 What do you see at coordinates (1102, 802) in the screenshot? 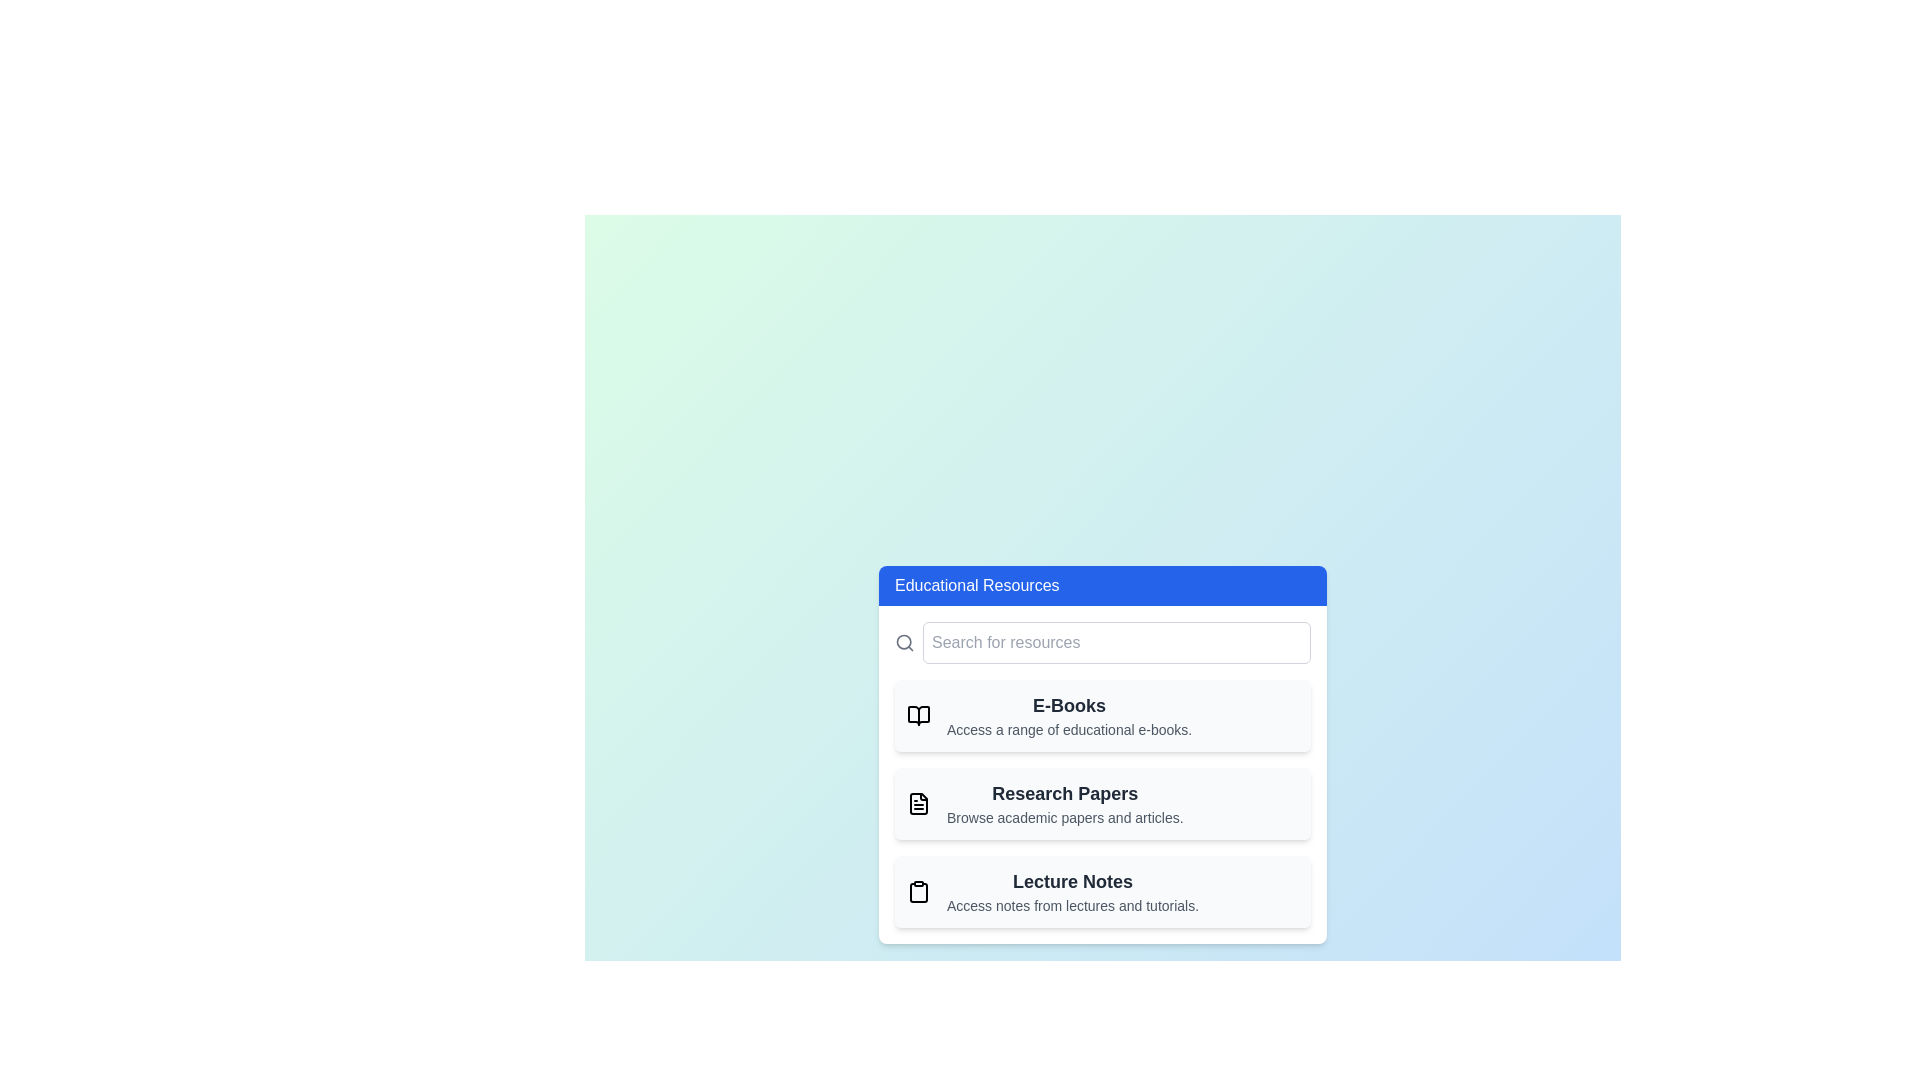
I see `the resource card titled 'Research Papers'` at bounding box center [1102, 802].